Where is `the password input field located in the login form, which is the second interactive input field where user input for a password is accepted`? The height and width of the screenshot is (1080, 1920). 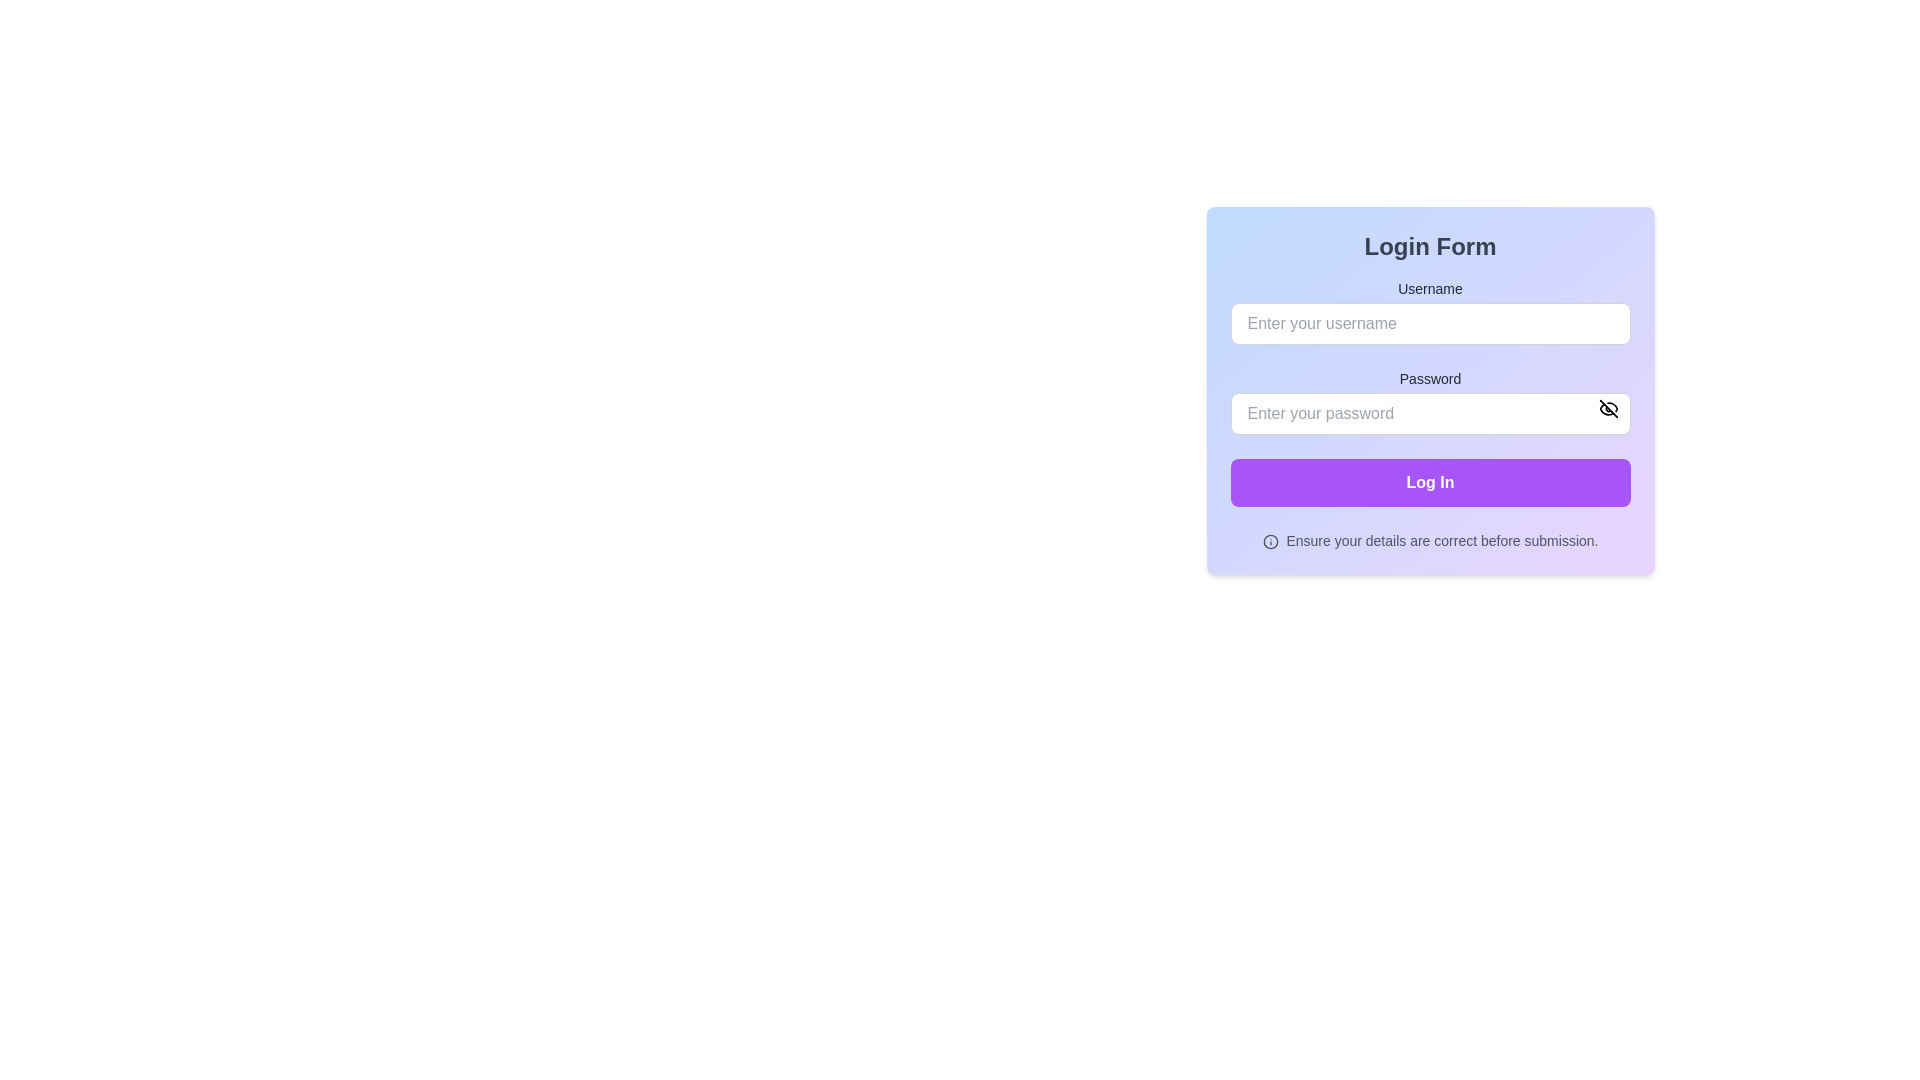
the password input field located in the login form, which is the second interactive input field where user input for a password is accepted is located at coordinates (1429, 412).